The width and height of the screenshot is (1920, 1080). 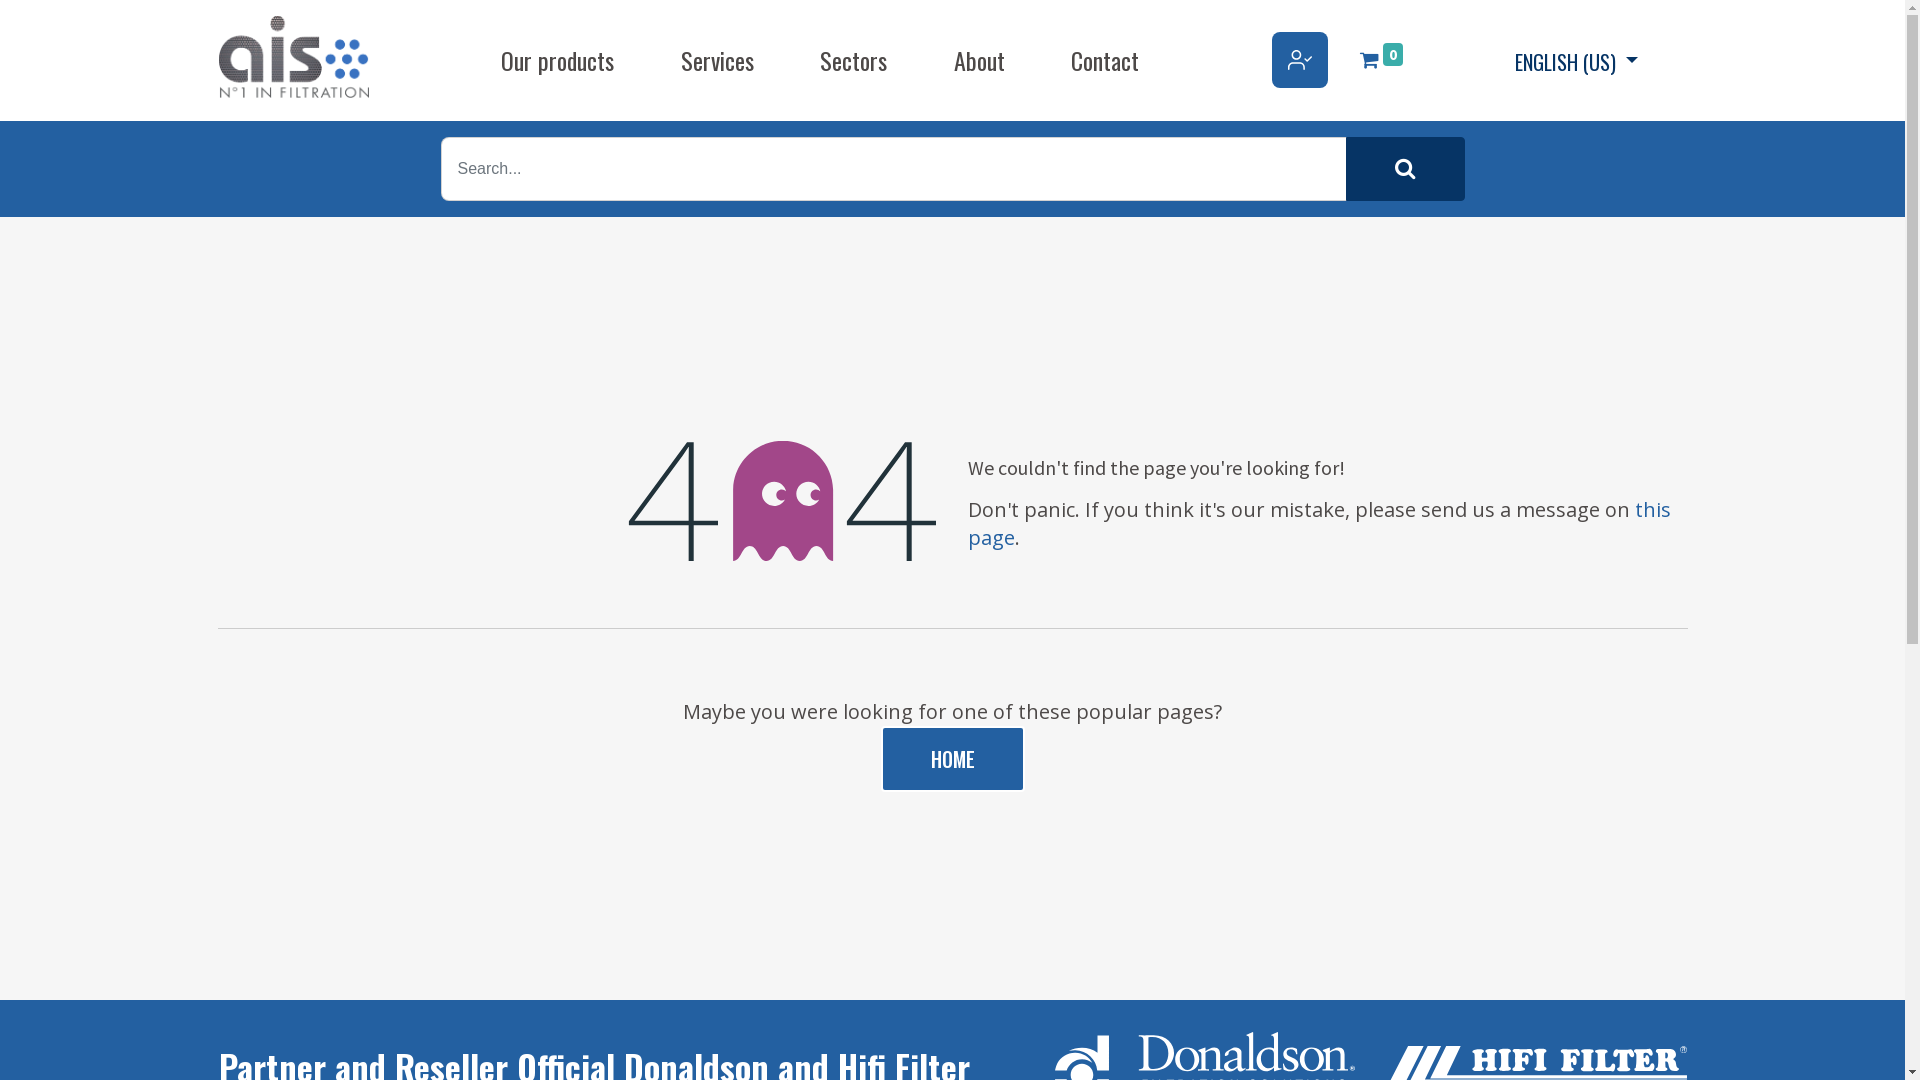 I want to click on 'ENGLISH (US)', so click(x=1575, y=59).